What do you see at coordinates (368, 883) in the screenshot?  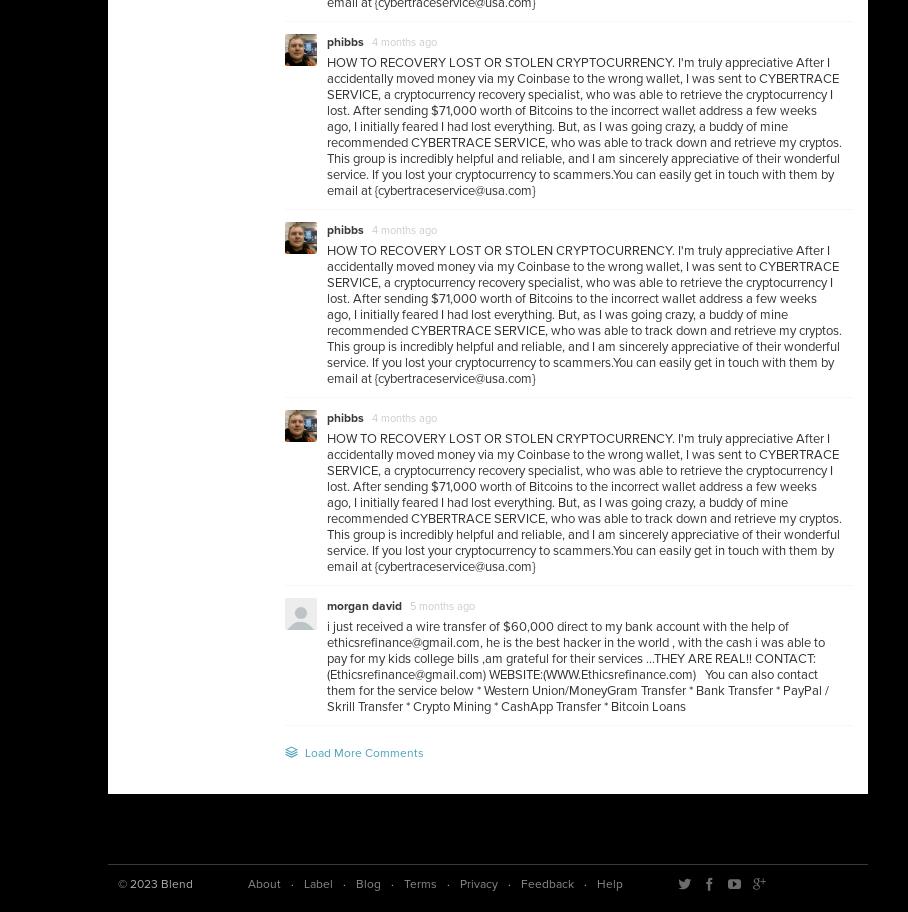 I see `'Blog'` at bounding box center [368, 883].